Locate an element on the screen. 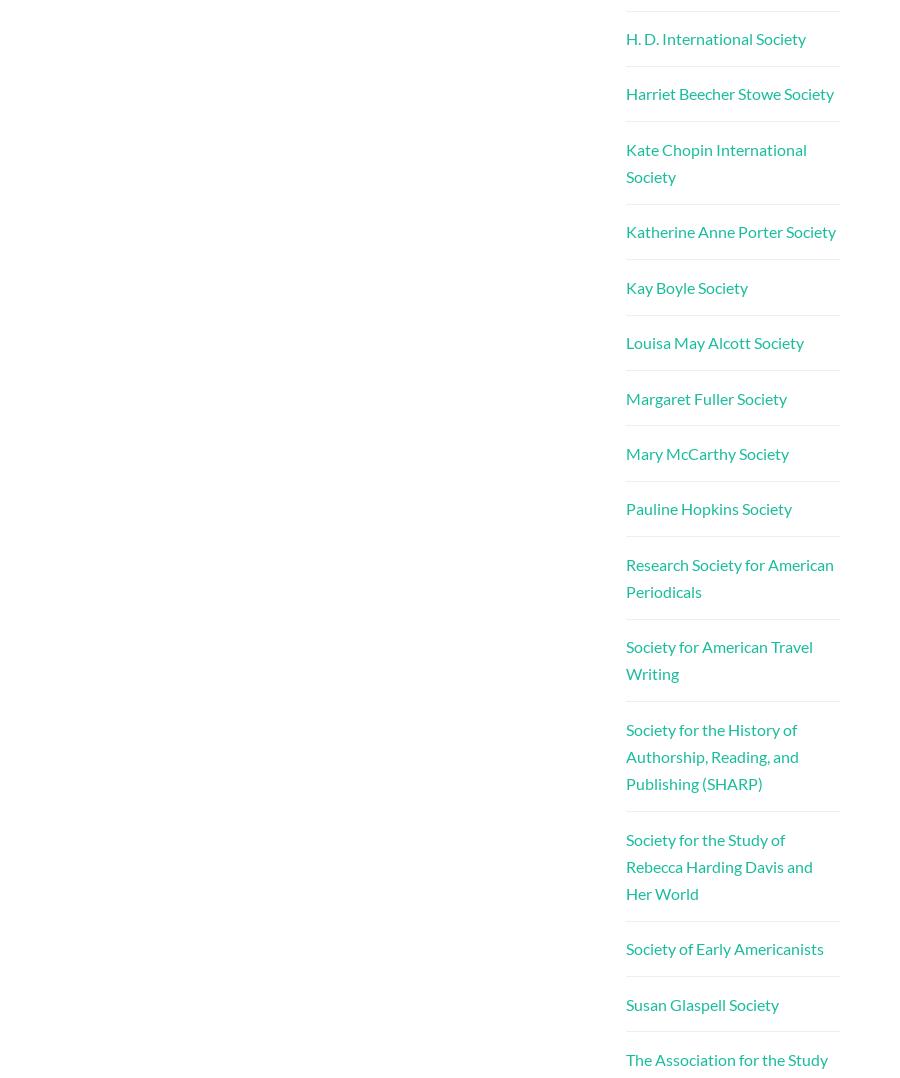  'Harriet Beecher Stowe Society' is located at coordinates (728, 92).